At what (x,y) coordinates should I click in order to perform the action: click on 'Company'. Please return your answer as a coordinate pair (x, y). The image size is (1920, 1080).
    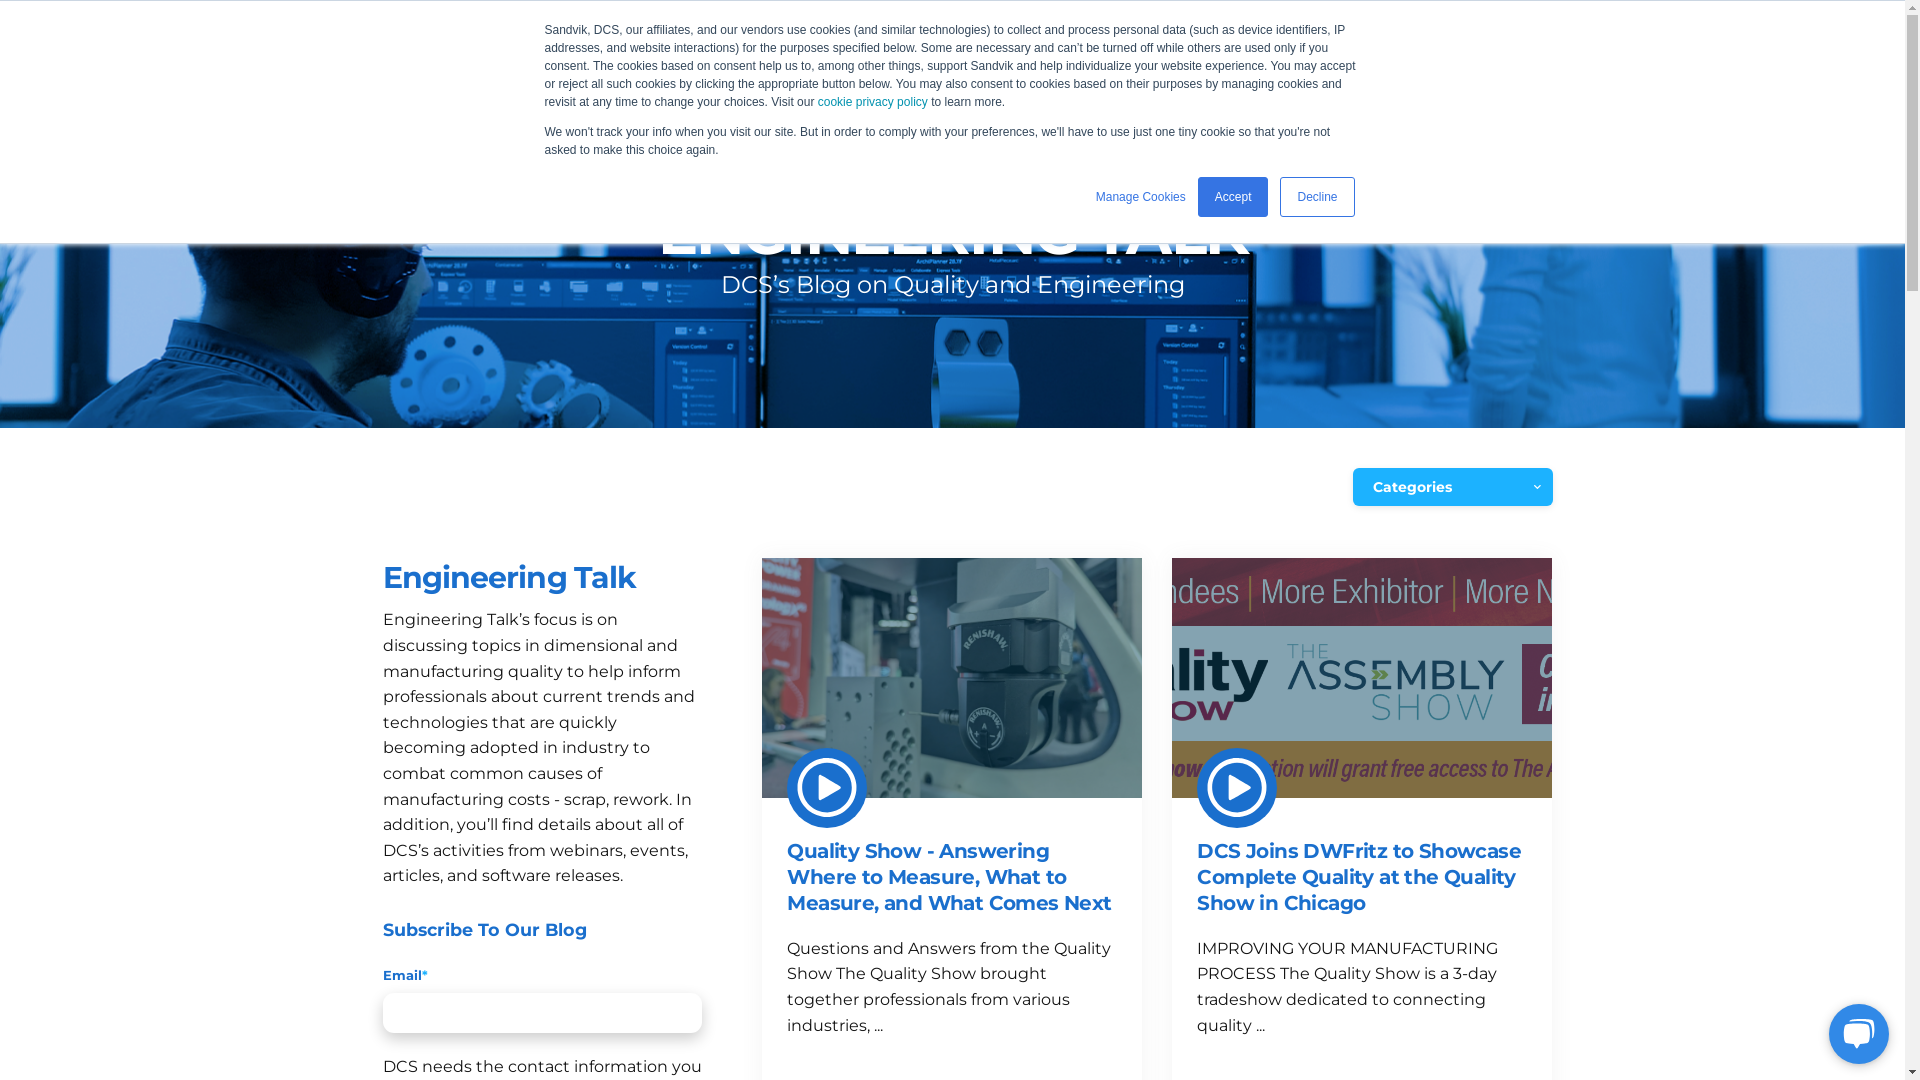
    Looking at the image, I should click on (972, 78).